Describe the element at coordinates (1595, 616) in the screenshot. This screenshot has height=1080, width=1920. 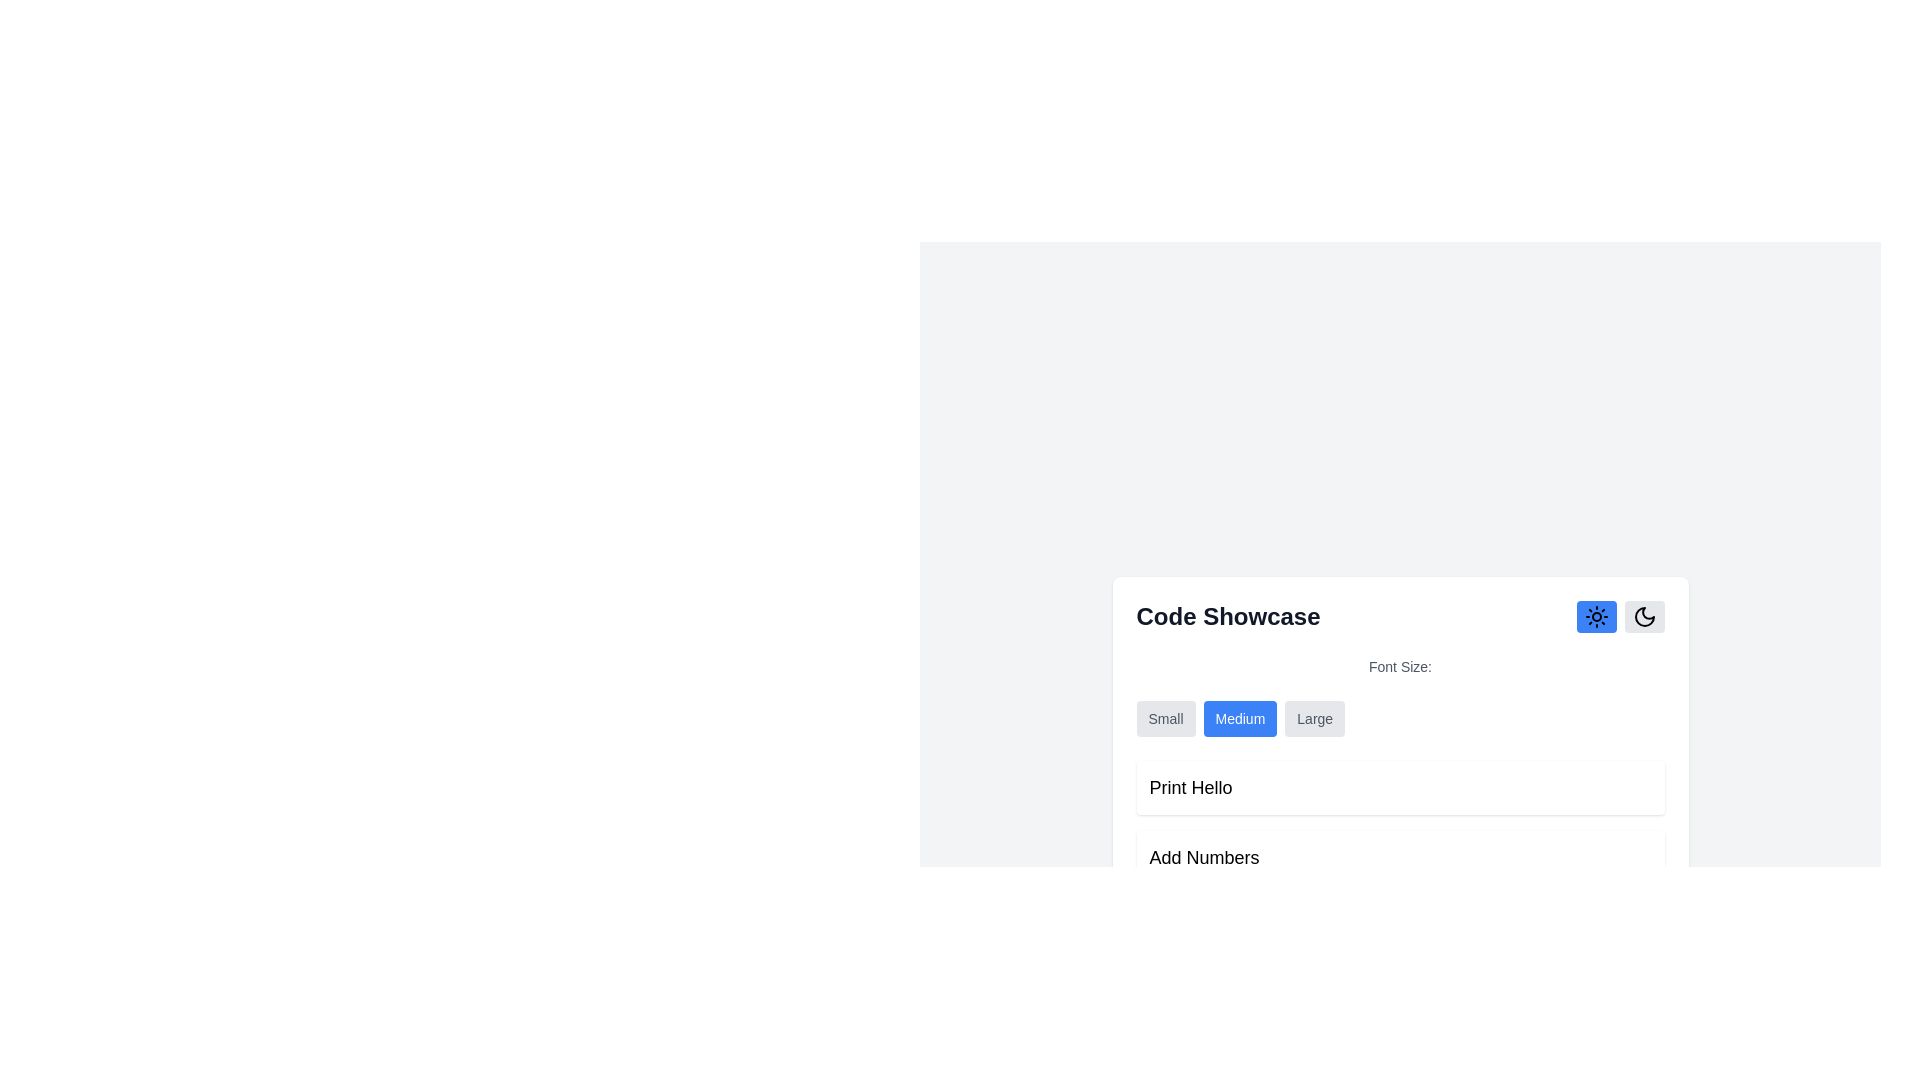
I see `the blue rectangular button with a sun icon, located in the upper-right corner of the 'Code Showcase' section, to toggle light mode` at that location.